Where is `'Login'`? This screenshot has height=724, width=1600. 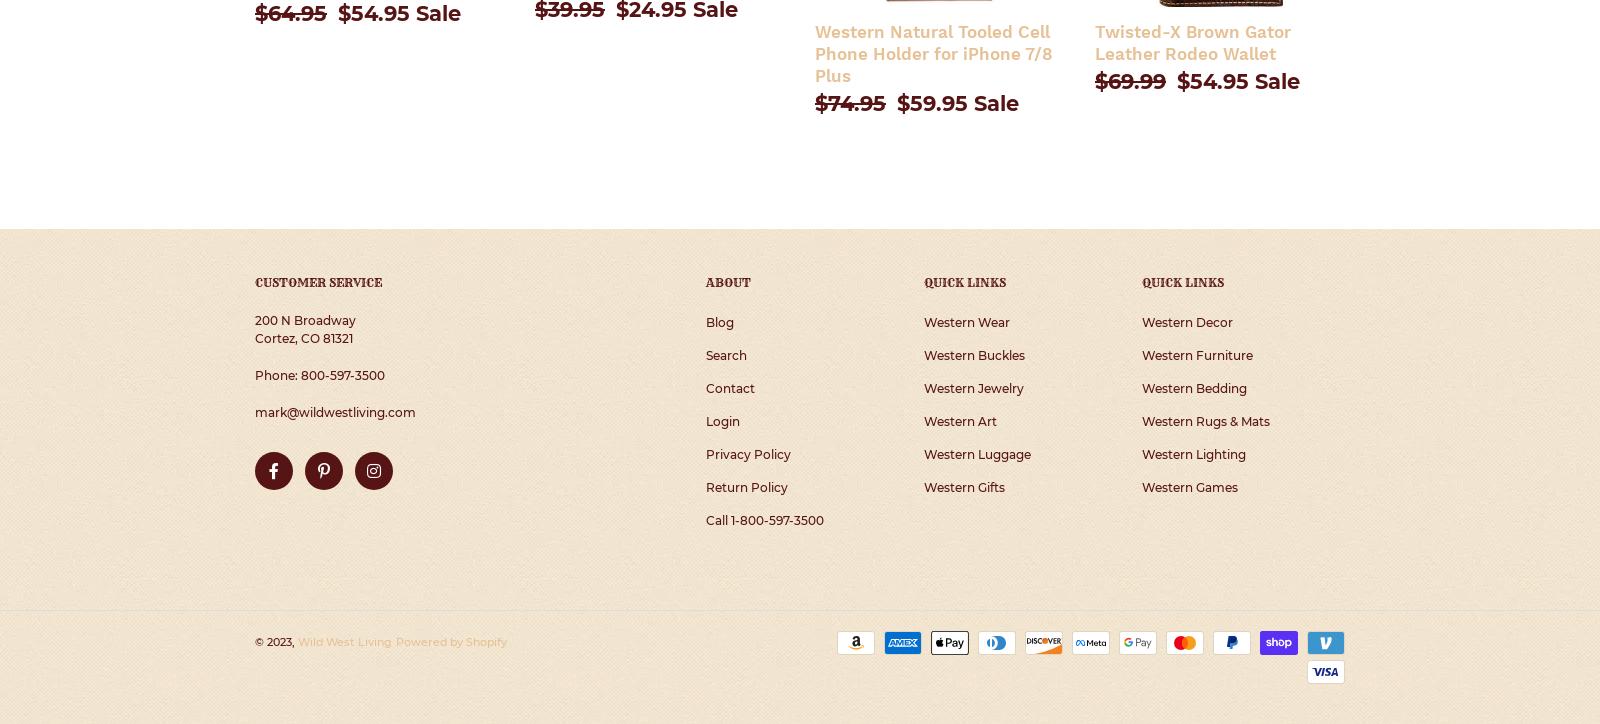 'Login' is located at coordinates (723, 420).